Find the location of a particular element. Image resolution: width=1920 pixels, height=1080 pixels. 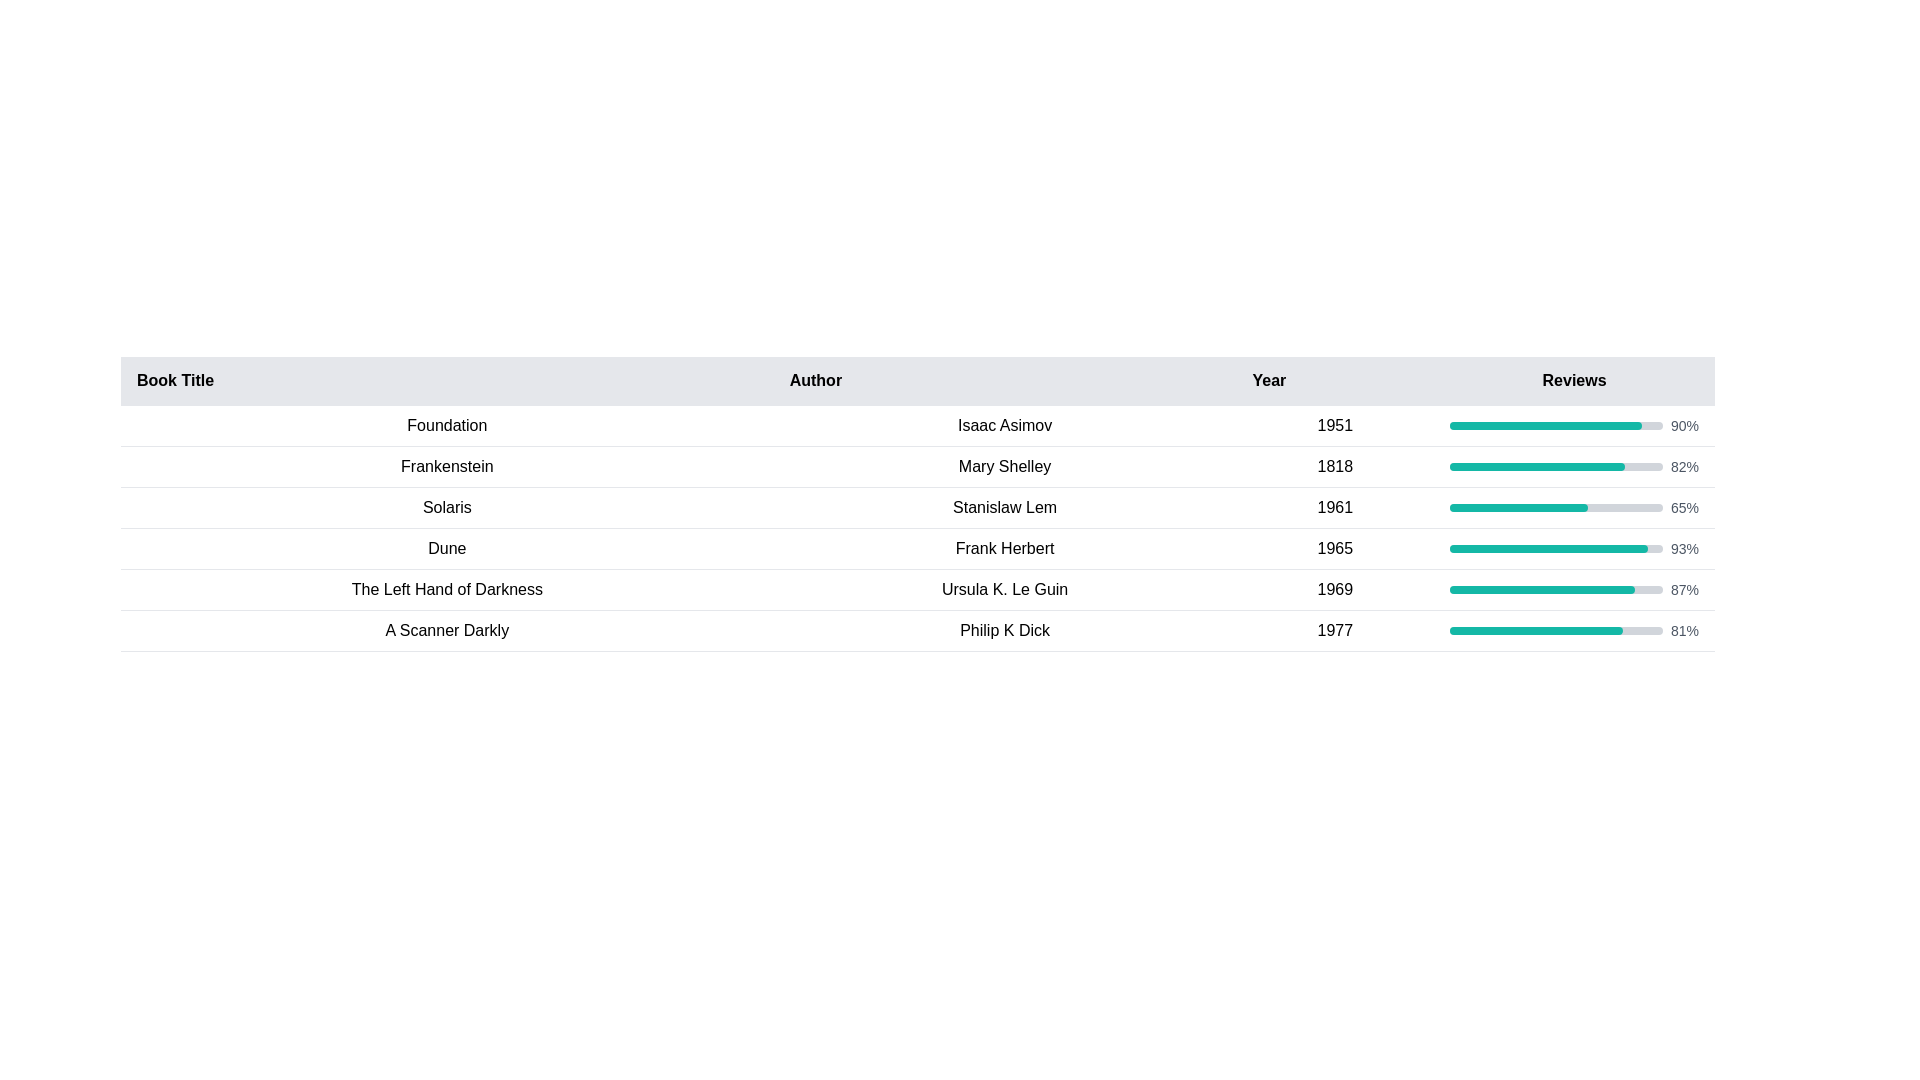

the progress bar indicating a 93% review score for the book titled 'Dune', located in the fourth row under the 'Reviews' column is located at coordinates (1548, 548).